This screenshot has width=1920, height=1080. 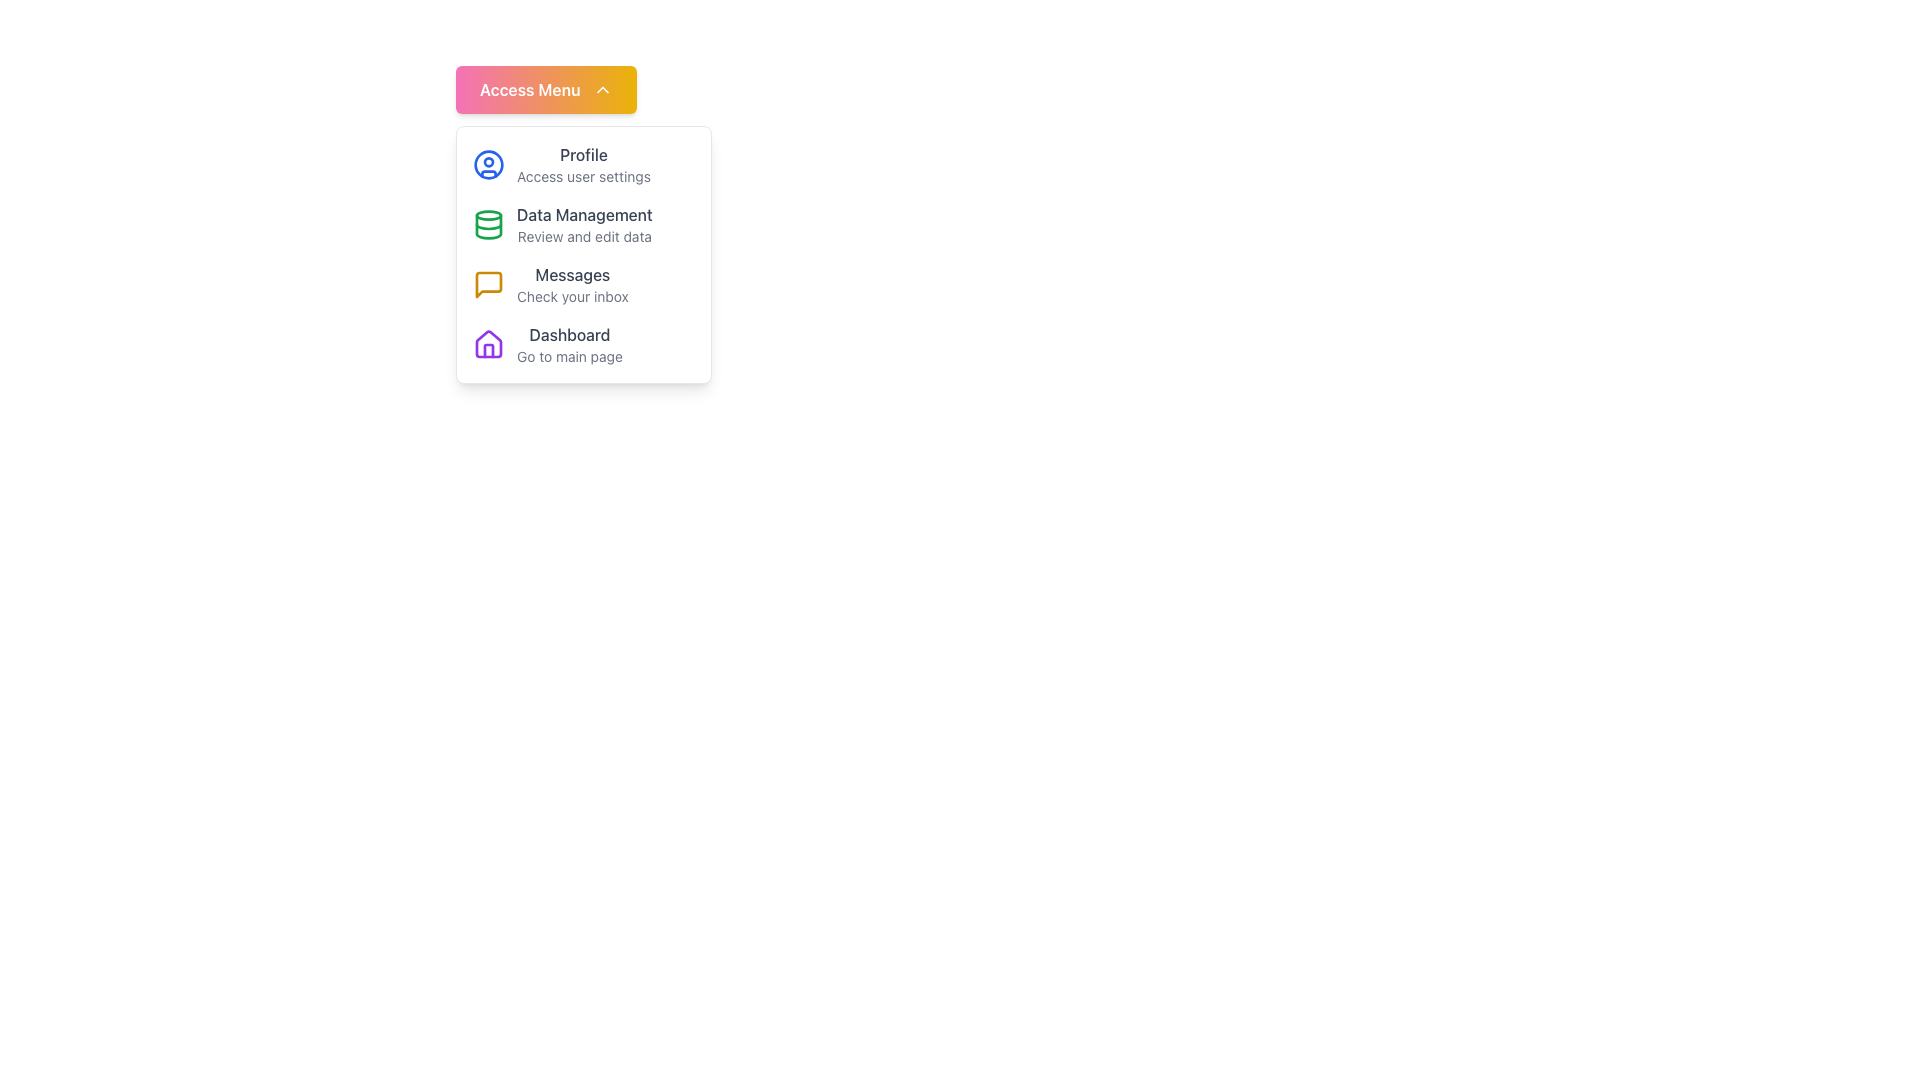 I want to click on the speech bubble icon with a yellow outline, located to the left of the 'Messages' menu item in the dropdown list, so click(x=489, y=285).